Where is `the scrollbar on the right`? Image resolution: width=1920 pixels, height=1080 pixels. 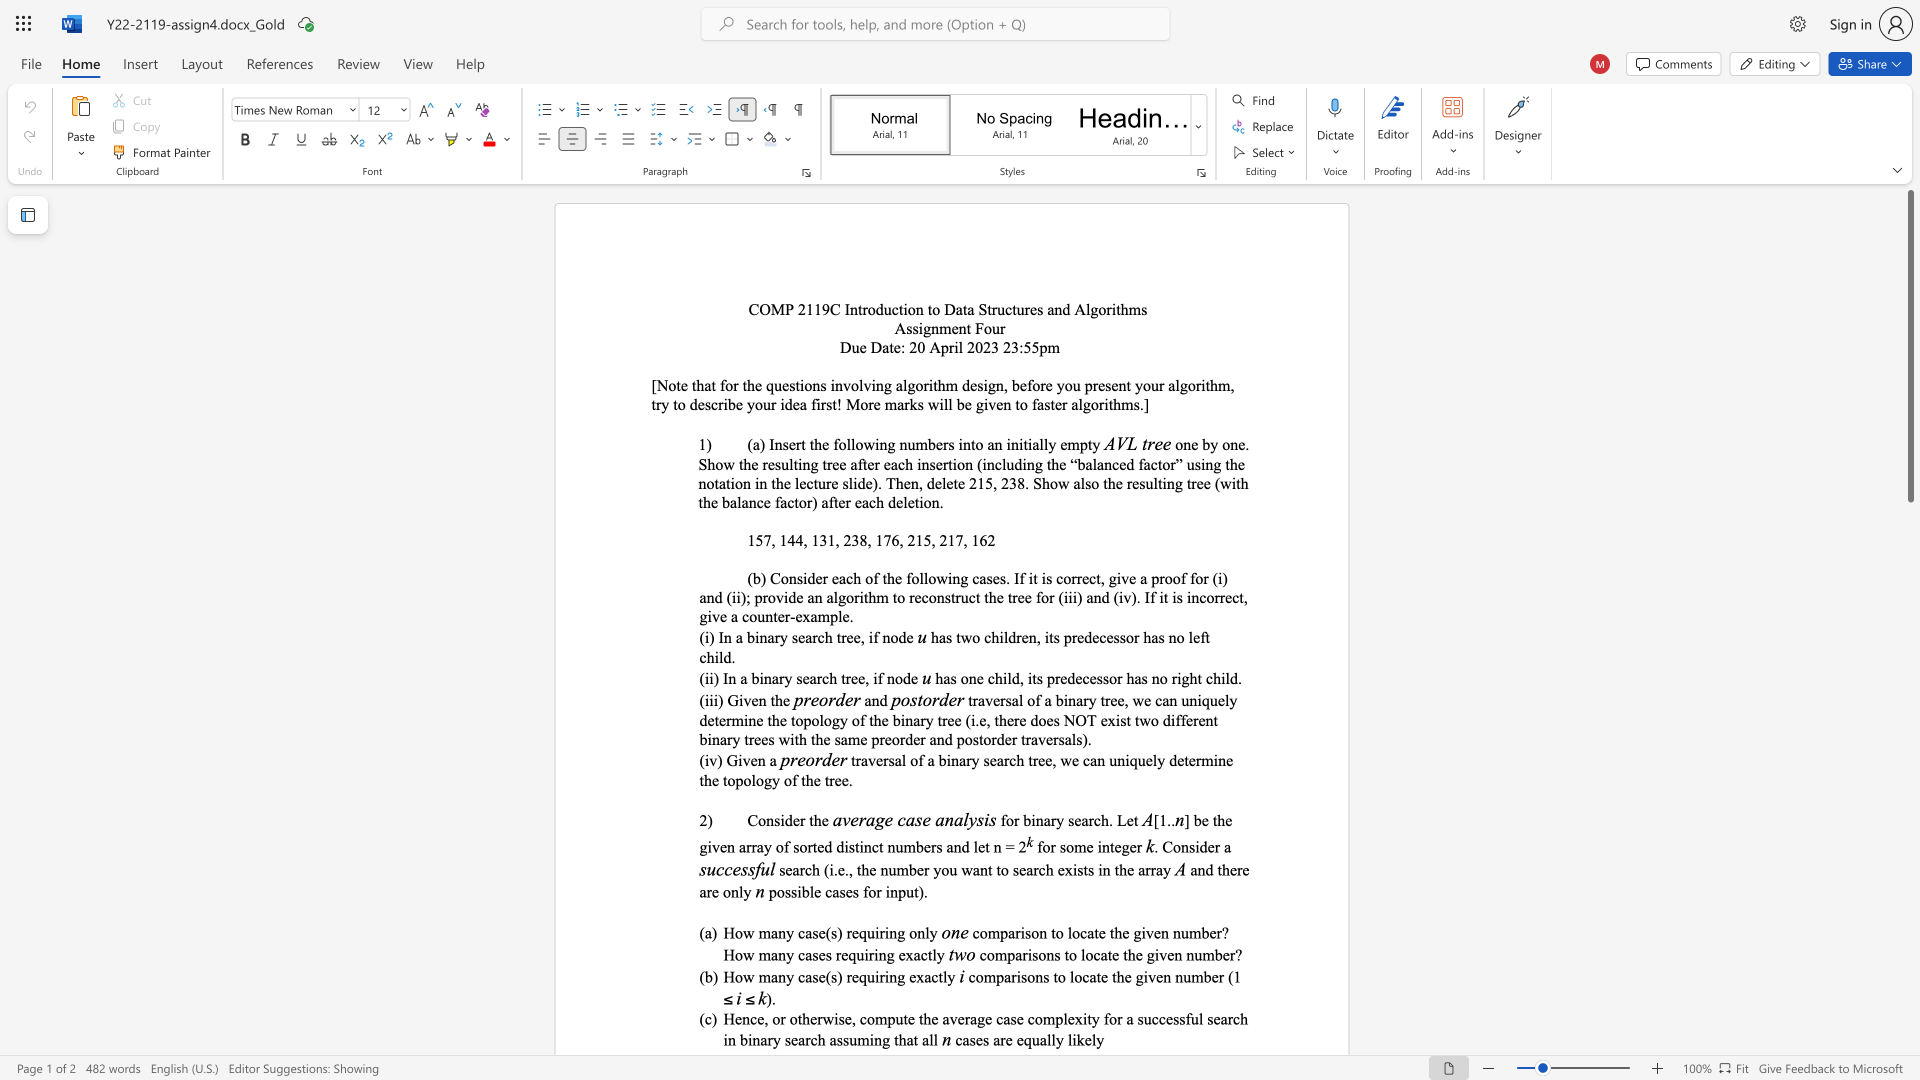 the scrollbar on the right is located at coordinates (1909, 579).